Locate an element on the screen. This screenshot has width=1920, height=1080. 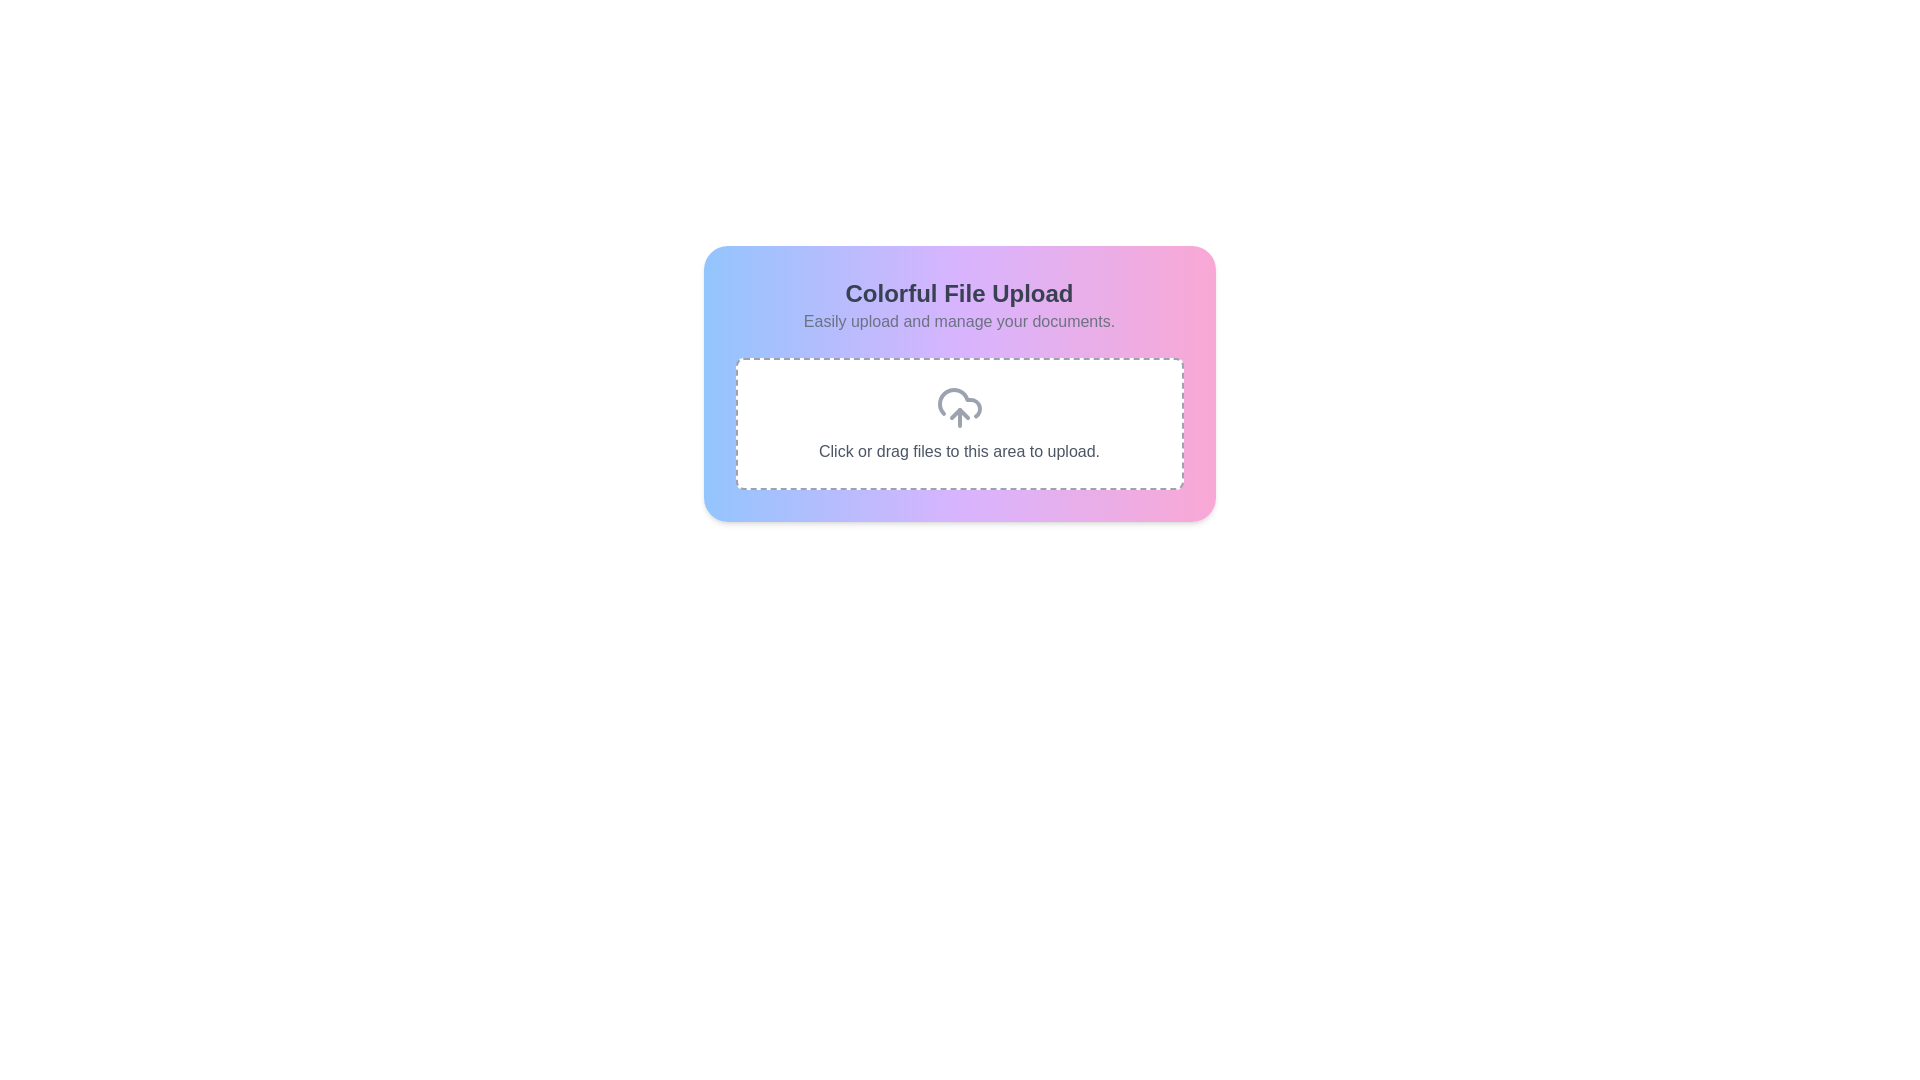
the centrally positioned Drag-and-drop file upload area is located at coordinates (958, 423).